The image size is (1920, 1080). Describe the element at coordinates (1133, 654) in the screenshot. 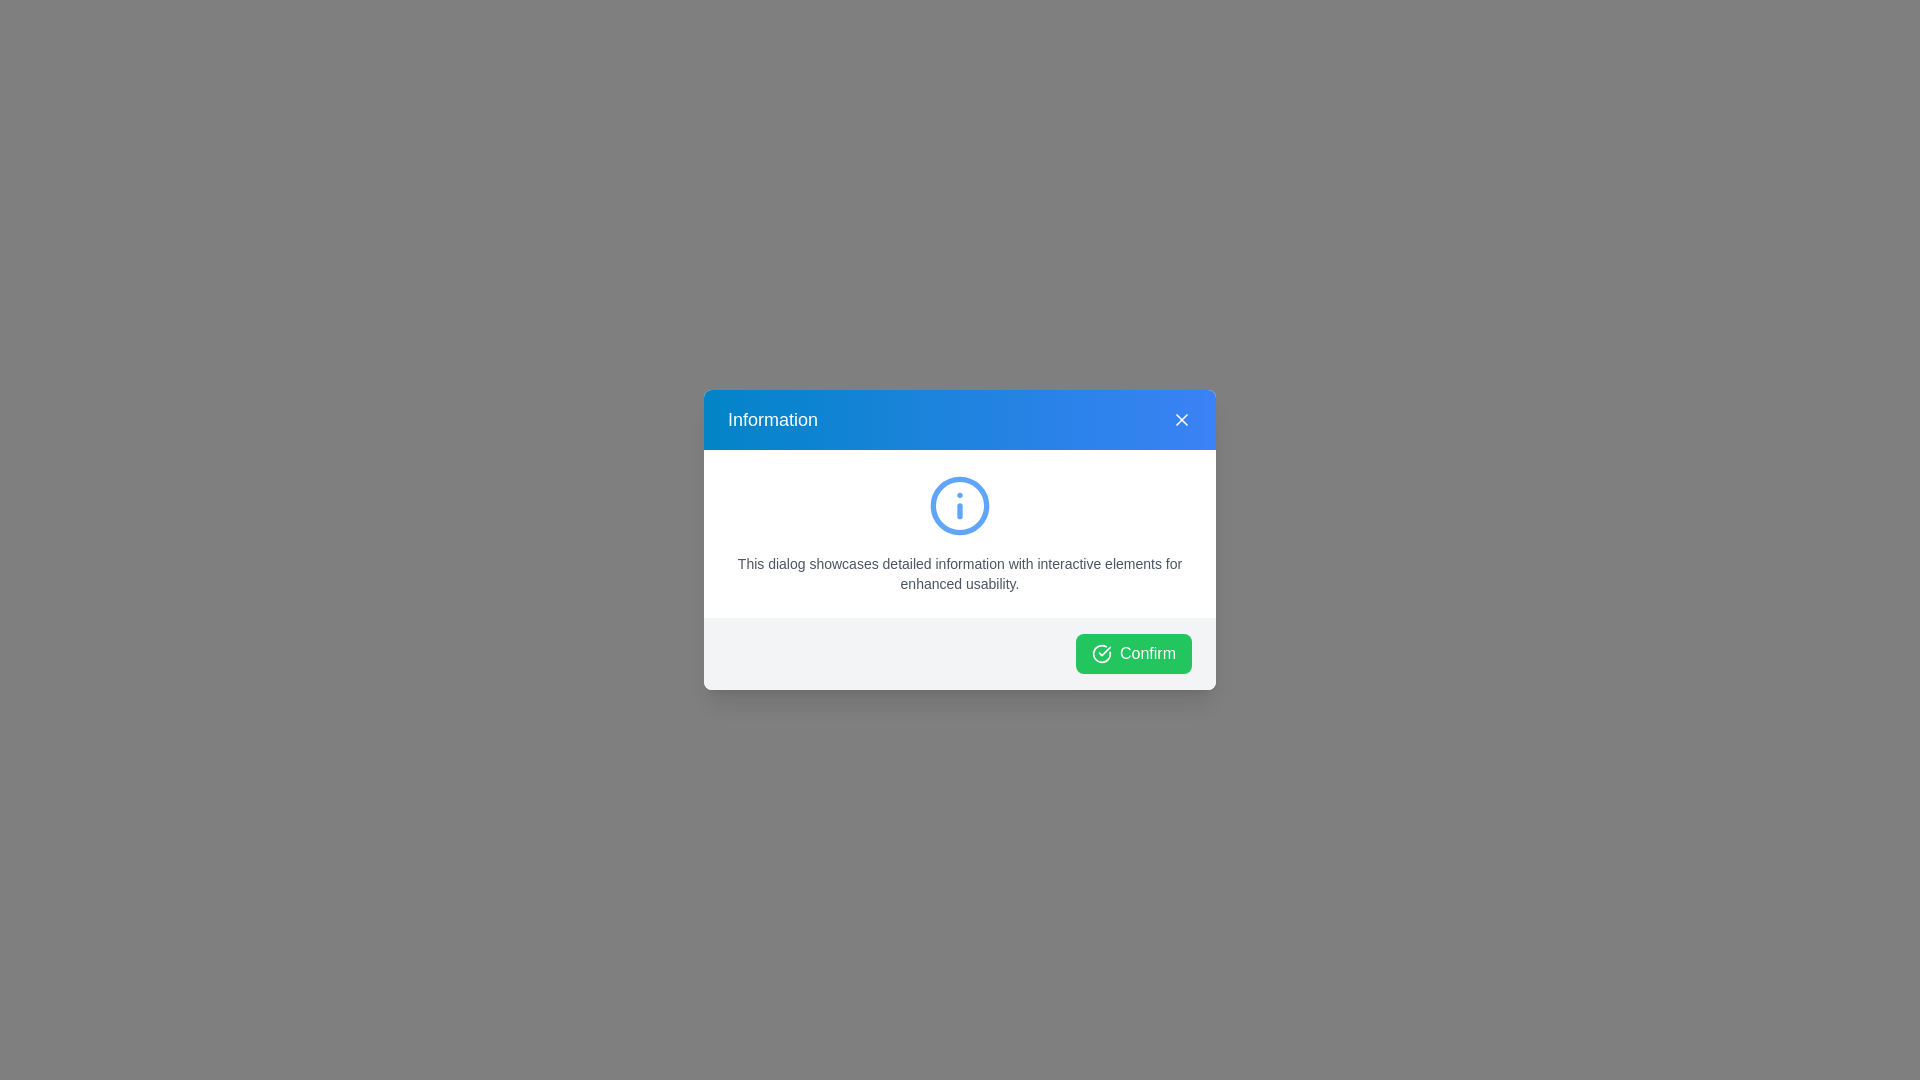

I see `the 'Confirm' button with a green background and white text, located at the bottom-right corner of the dialog box` at that location.